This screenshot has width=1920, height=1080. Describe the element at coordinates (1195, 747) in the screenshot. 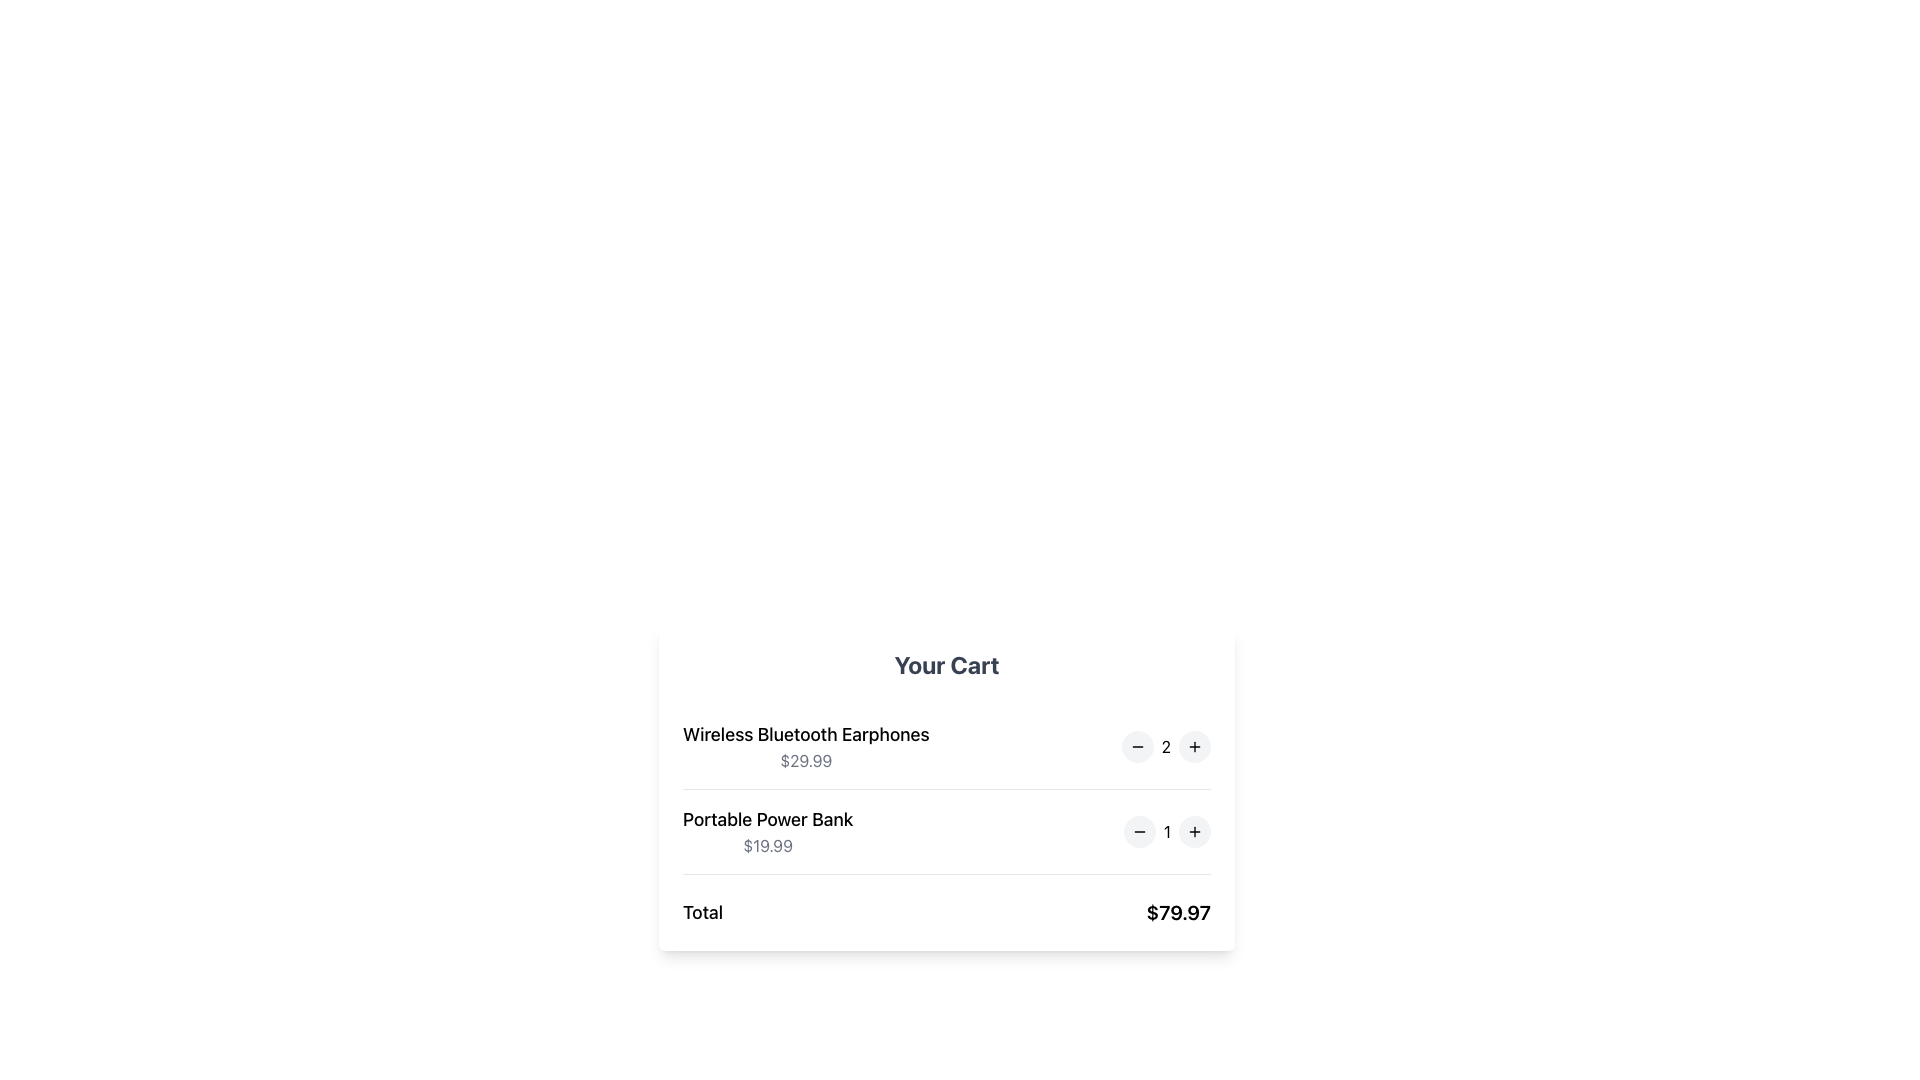

I see `the button to increase the quantity of the item 'Wireless Bluetooth Earphones' located on the right side of the first row in the cart section` at that location.